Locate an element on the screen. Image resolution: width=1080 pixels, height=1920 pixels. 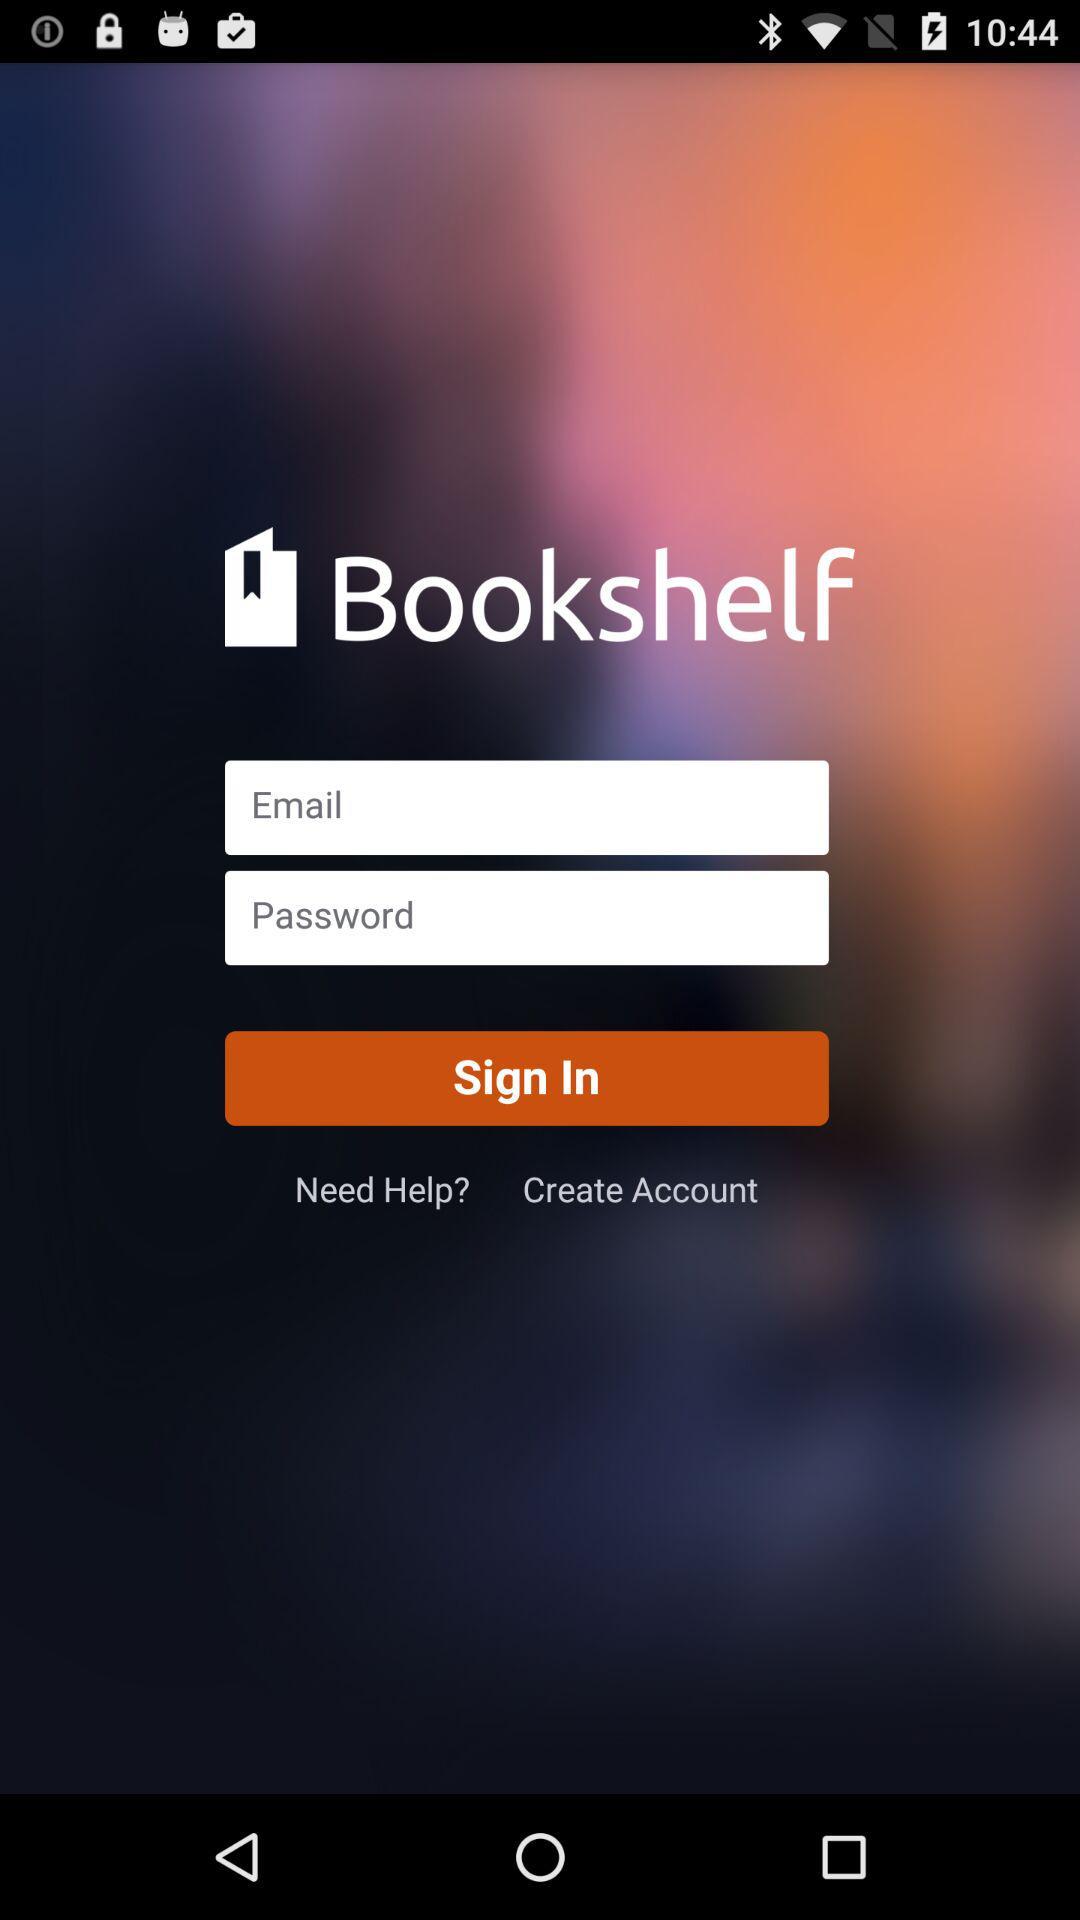
the item next to create account button is located at coordinates (407, 1188).